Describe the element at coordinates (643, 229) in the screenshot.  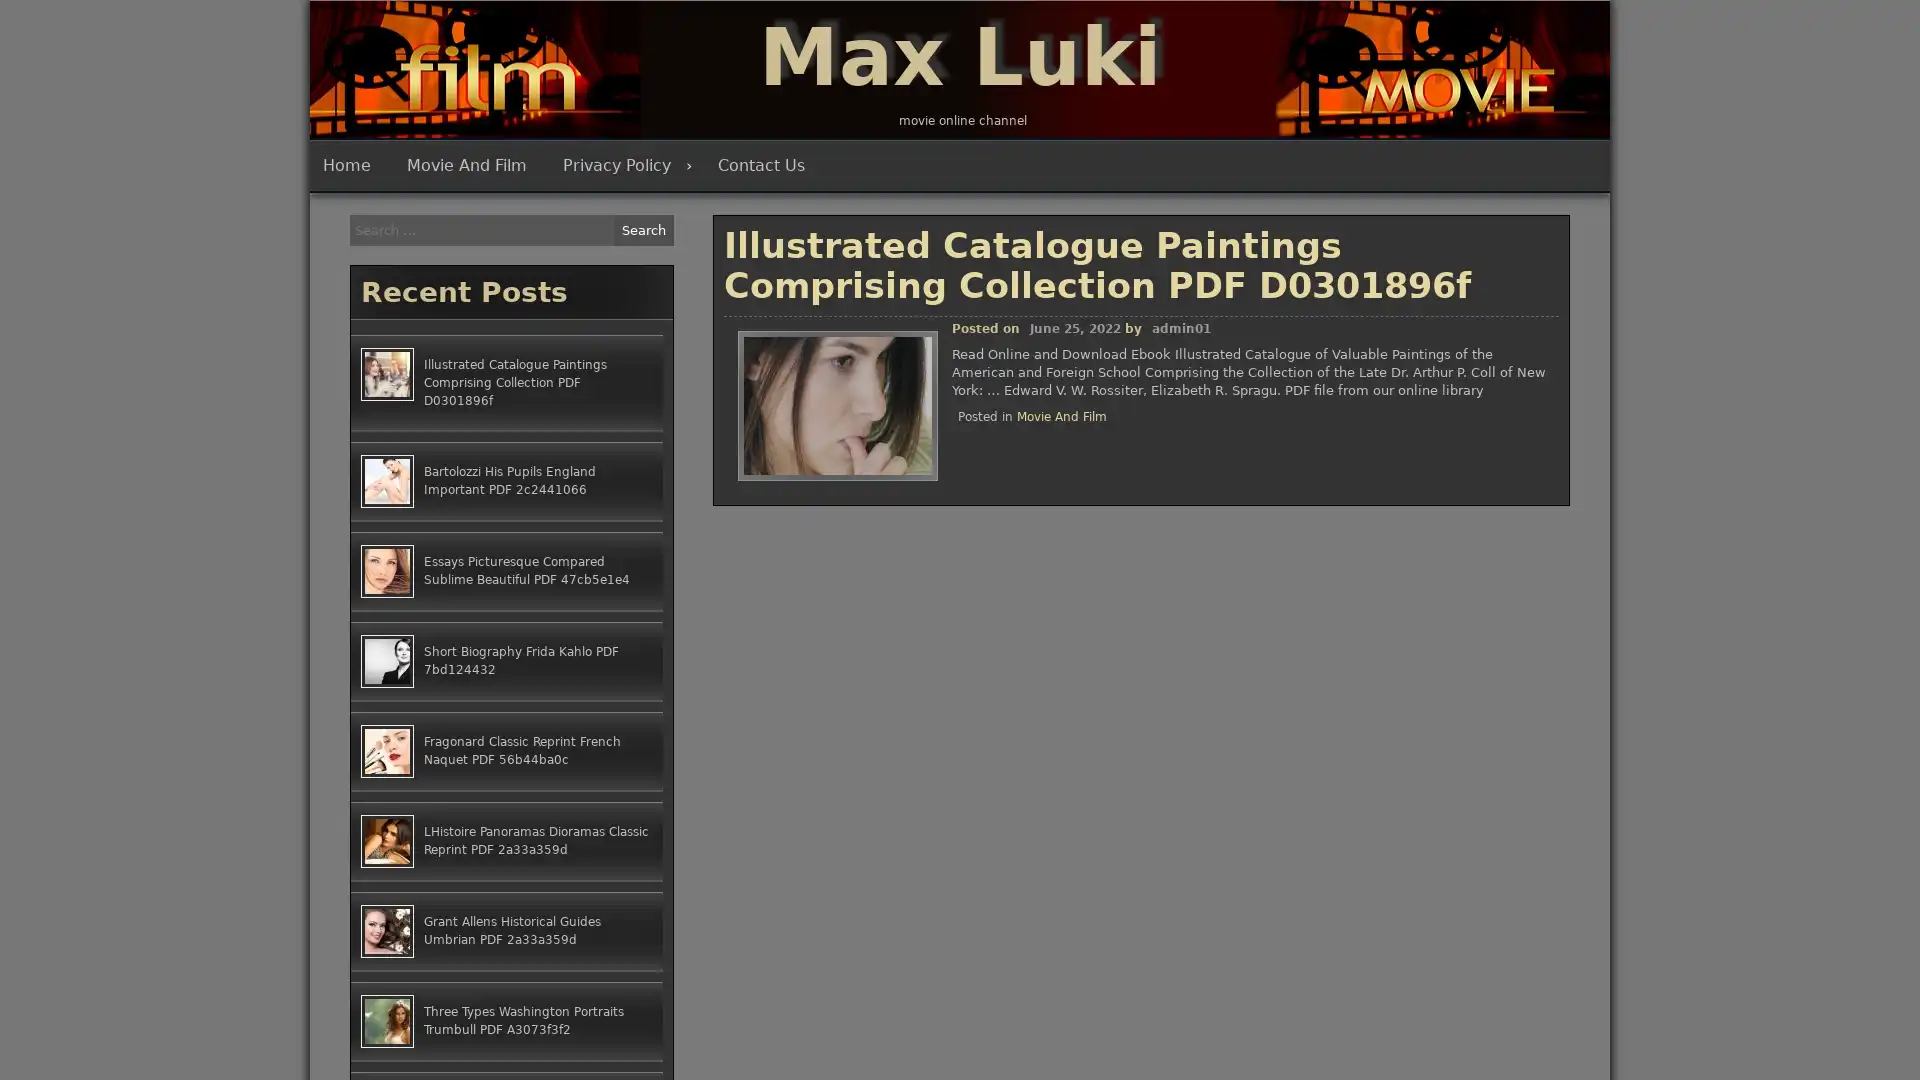
I see `Search` at that location.